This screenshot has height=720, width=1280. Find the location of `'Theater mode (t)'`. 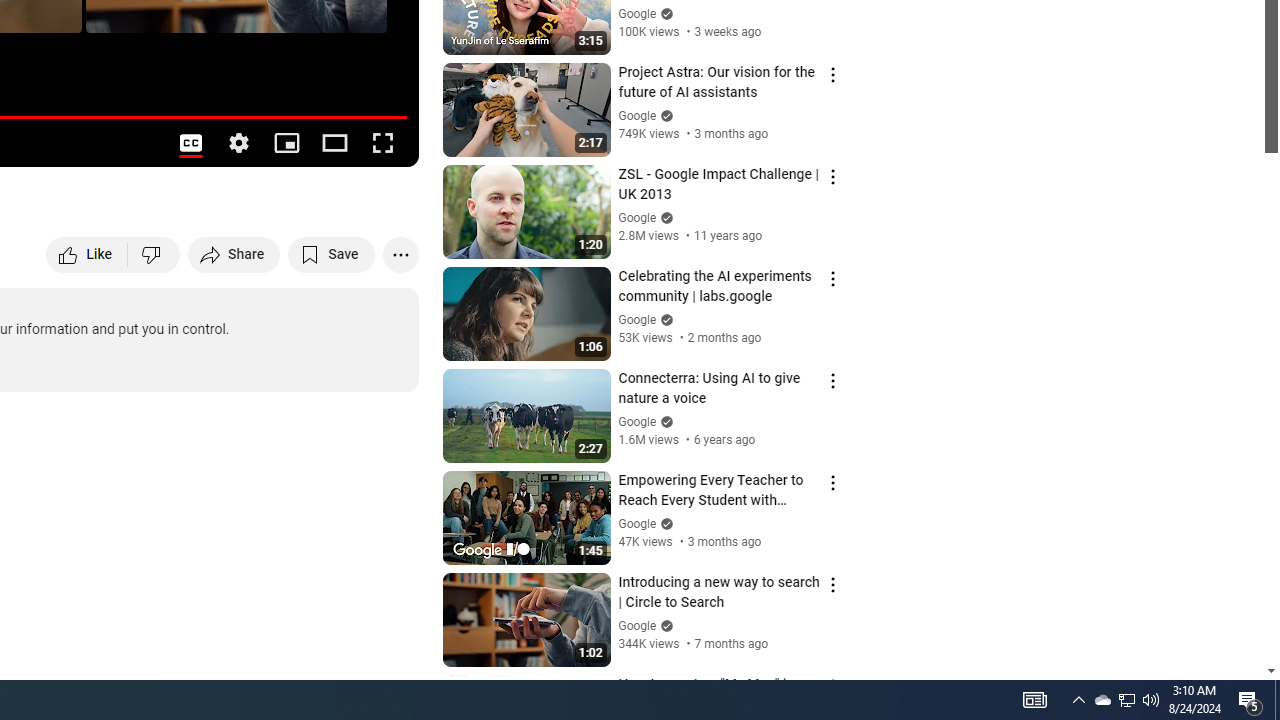

'Theater mode (t)' is located at coordinates (334, 141).